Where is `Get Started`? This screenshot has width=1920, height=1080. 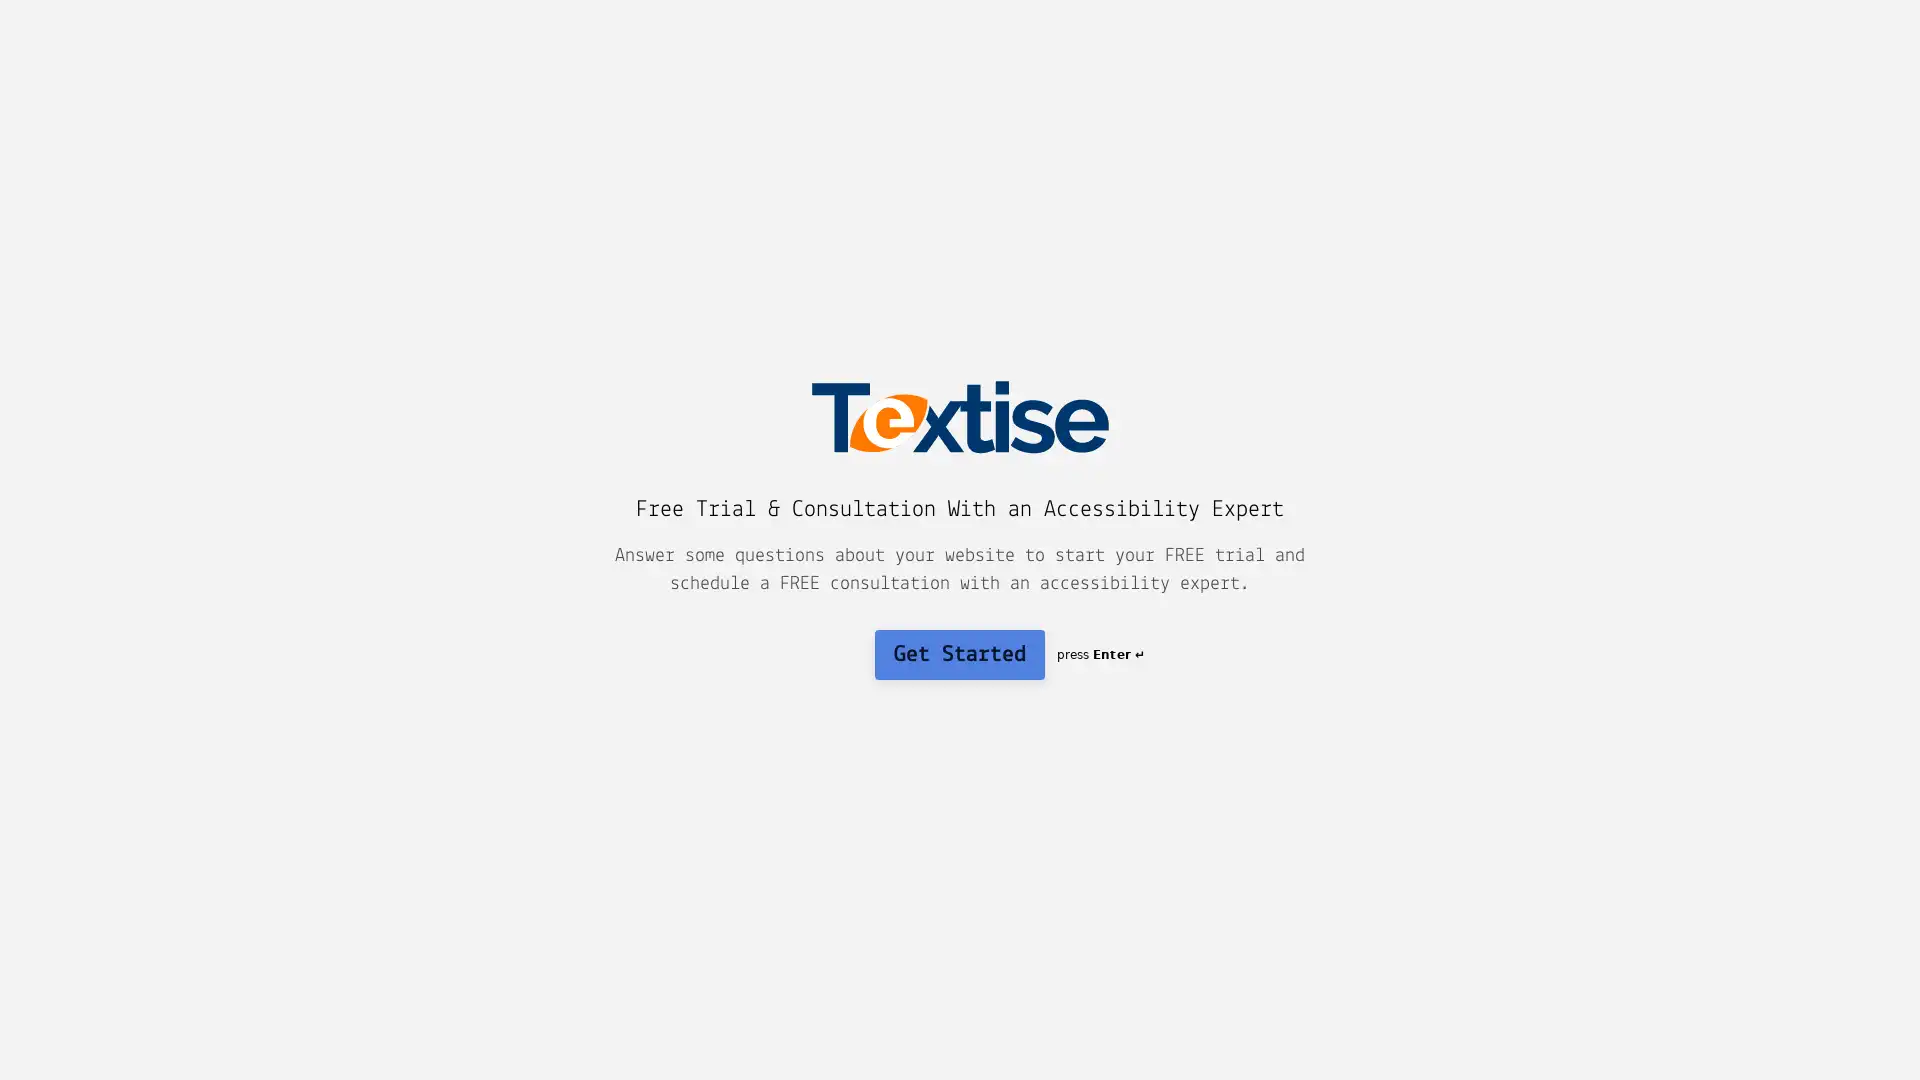 Get Started is located at coordinates (960, 654).